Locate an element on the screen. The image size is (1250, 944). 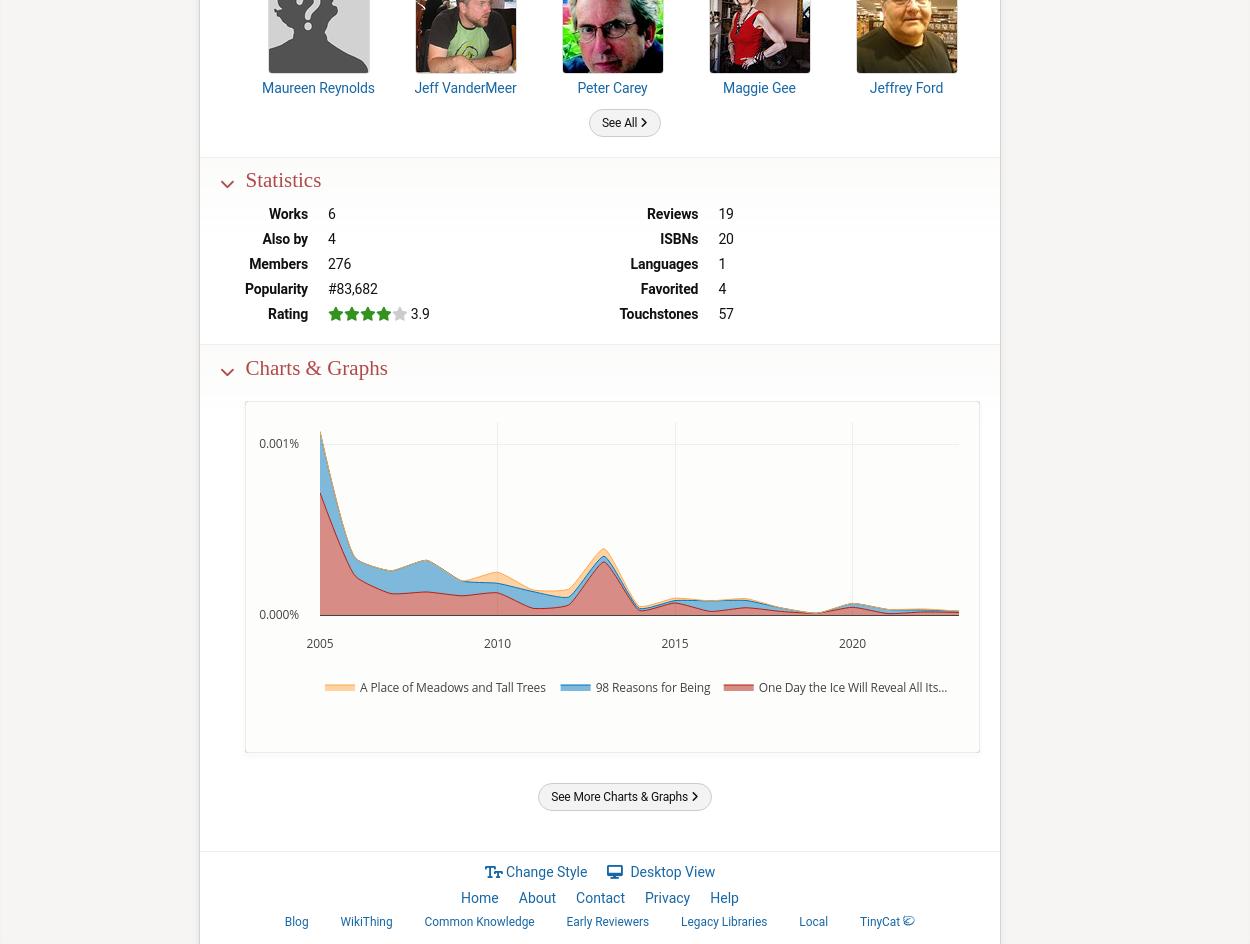
'See More Charts & Graphs' is located at coordinates (619, 796).